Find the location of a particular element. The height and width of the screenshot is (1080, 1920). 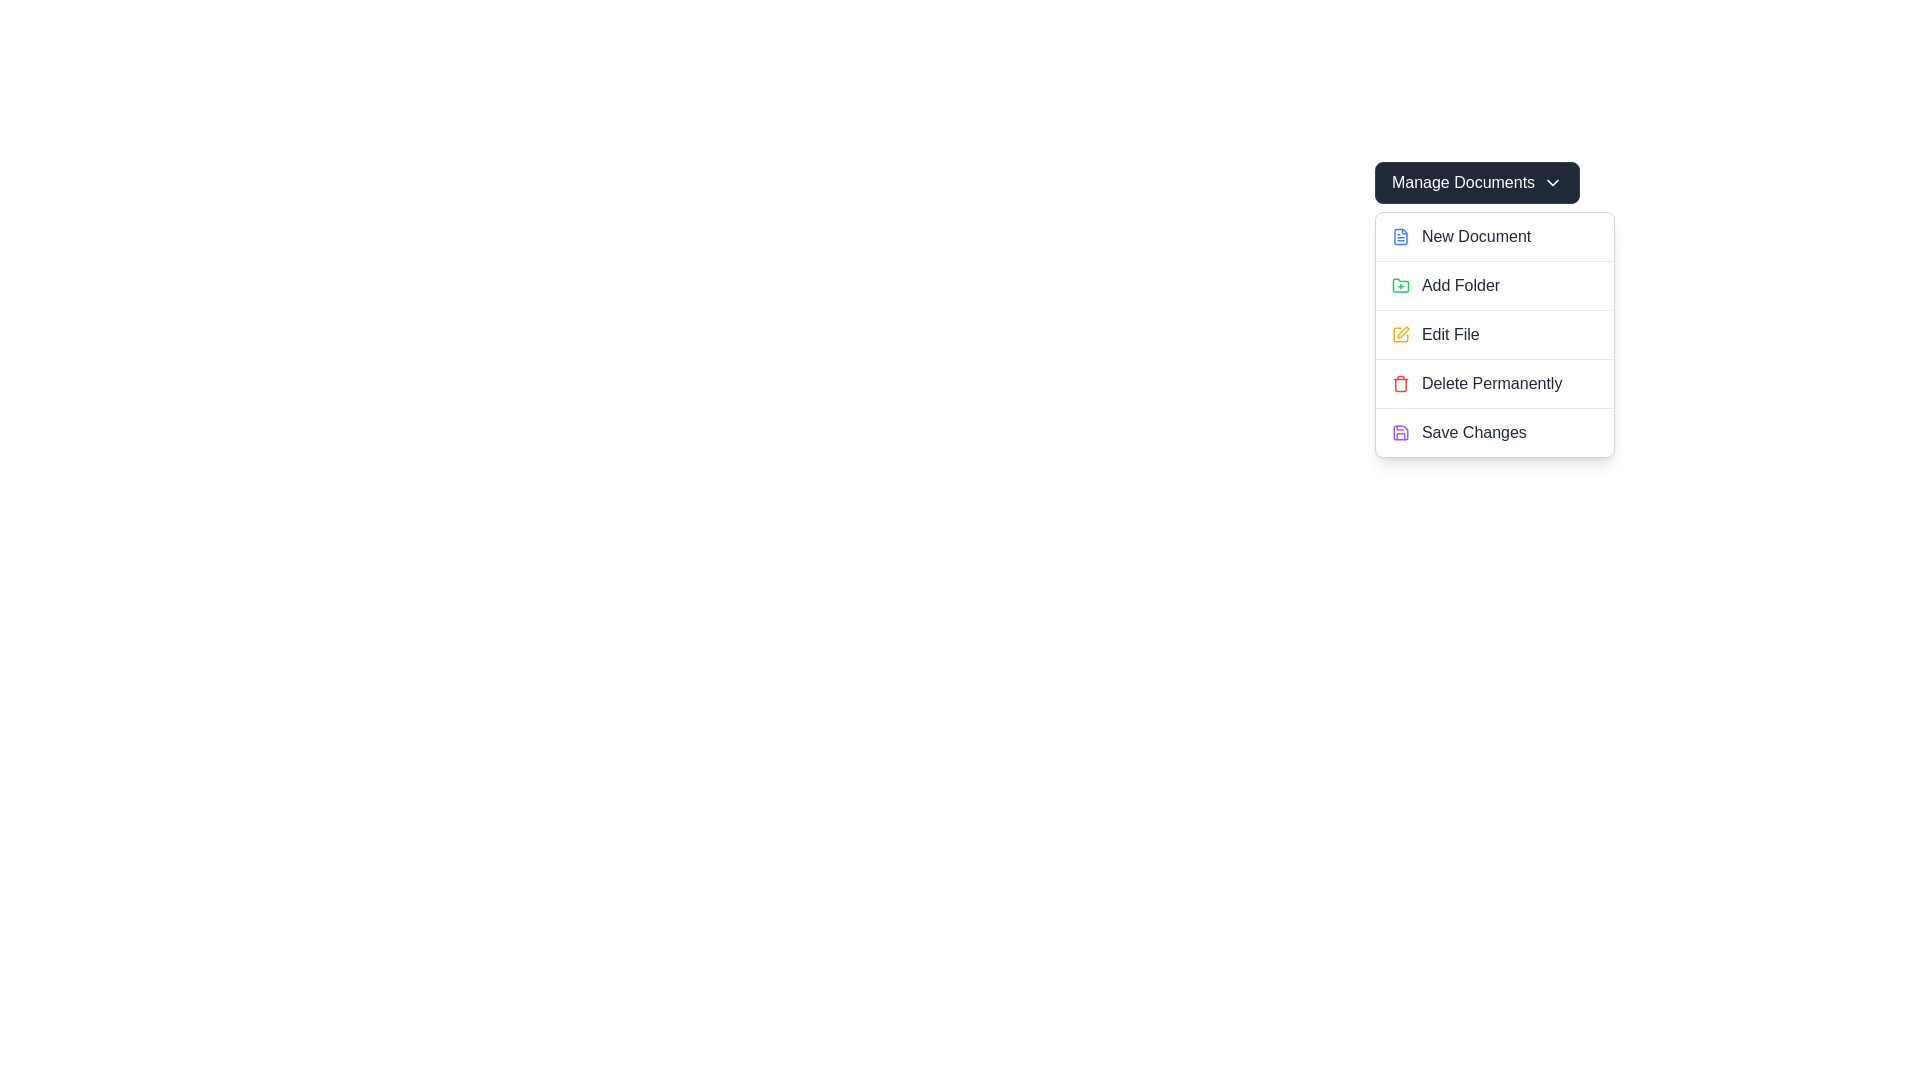

the red-colored trash can icon located to the left of the 'Delete Permanently' text label in the 'Manage Documents' section is located at coordinates (1399, 384).